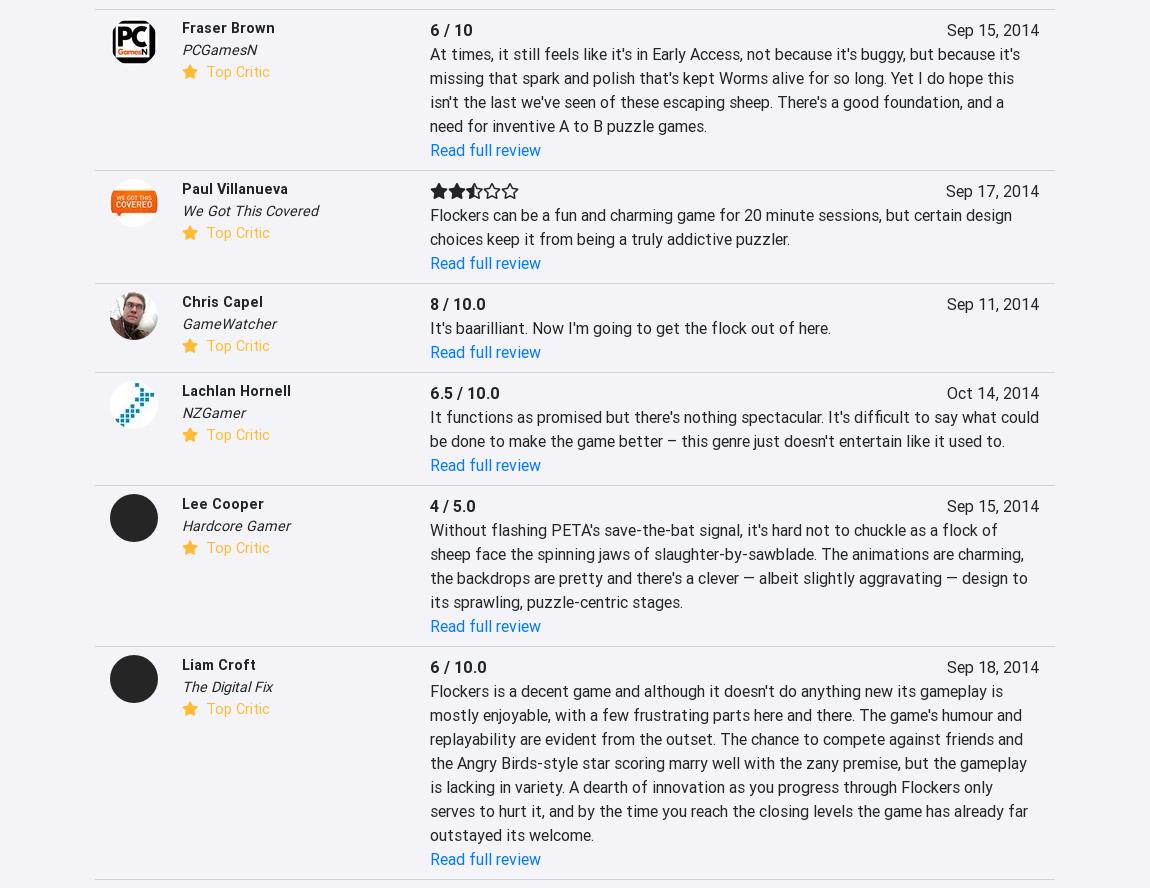 The height and width of the screenshot is (888, 1150). What do you see at coordinates (724, 89) in the screenshot?
I see `'At times, it still feels like it's in Early Access, not because it's buggy, but because it's missing that spark and polish that's kept Worms alive for so long. Yet I do hope this isn't the last we've seen of these escaping sheep. There's a good foundation, and a need for inventive A to B puzzle games.'` at bounding box center [724, 89].